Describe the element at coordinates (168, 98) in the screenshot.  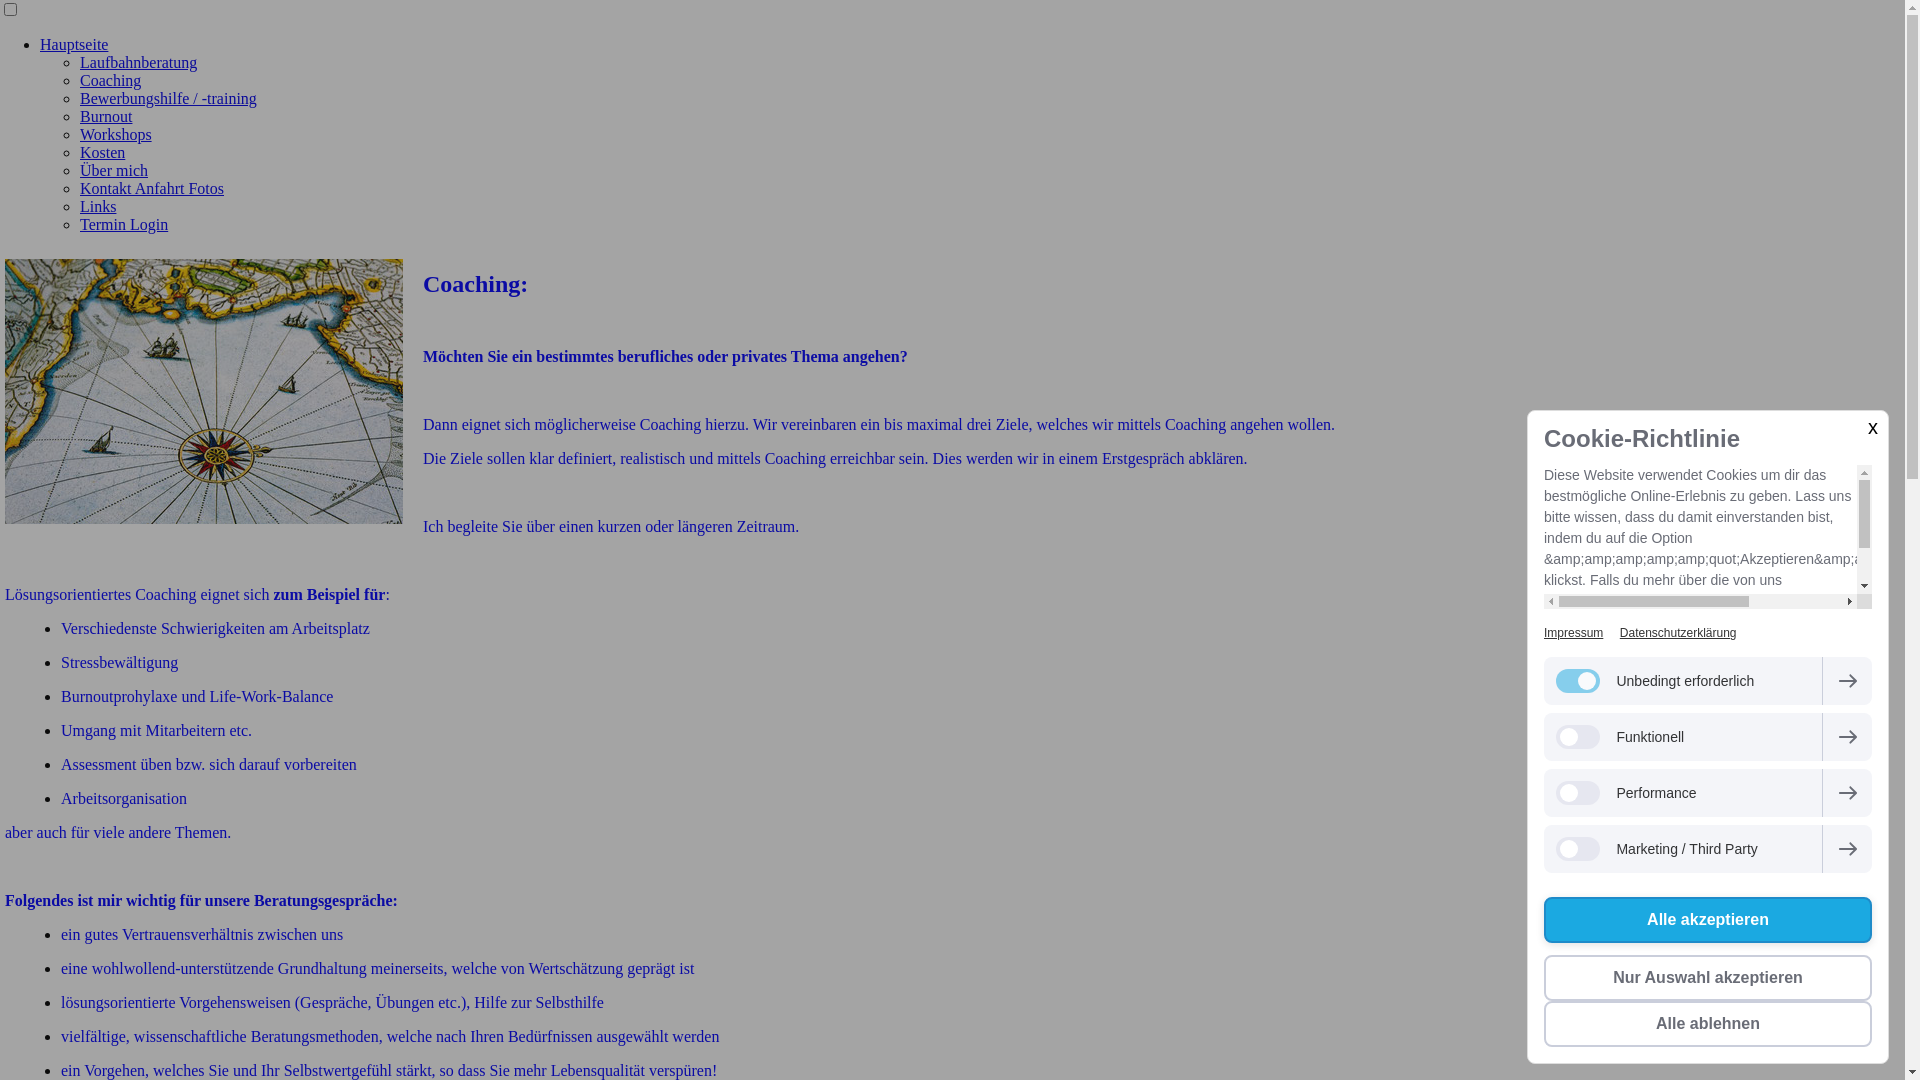
I see `'Bewerbungshilfe / -training'` at that location.